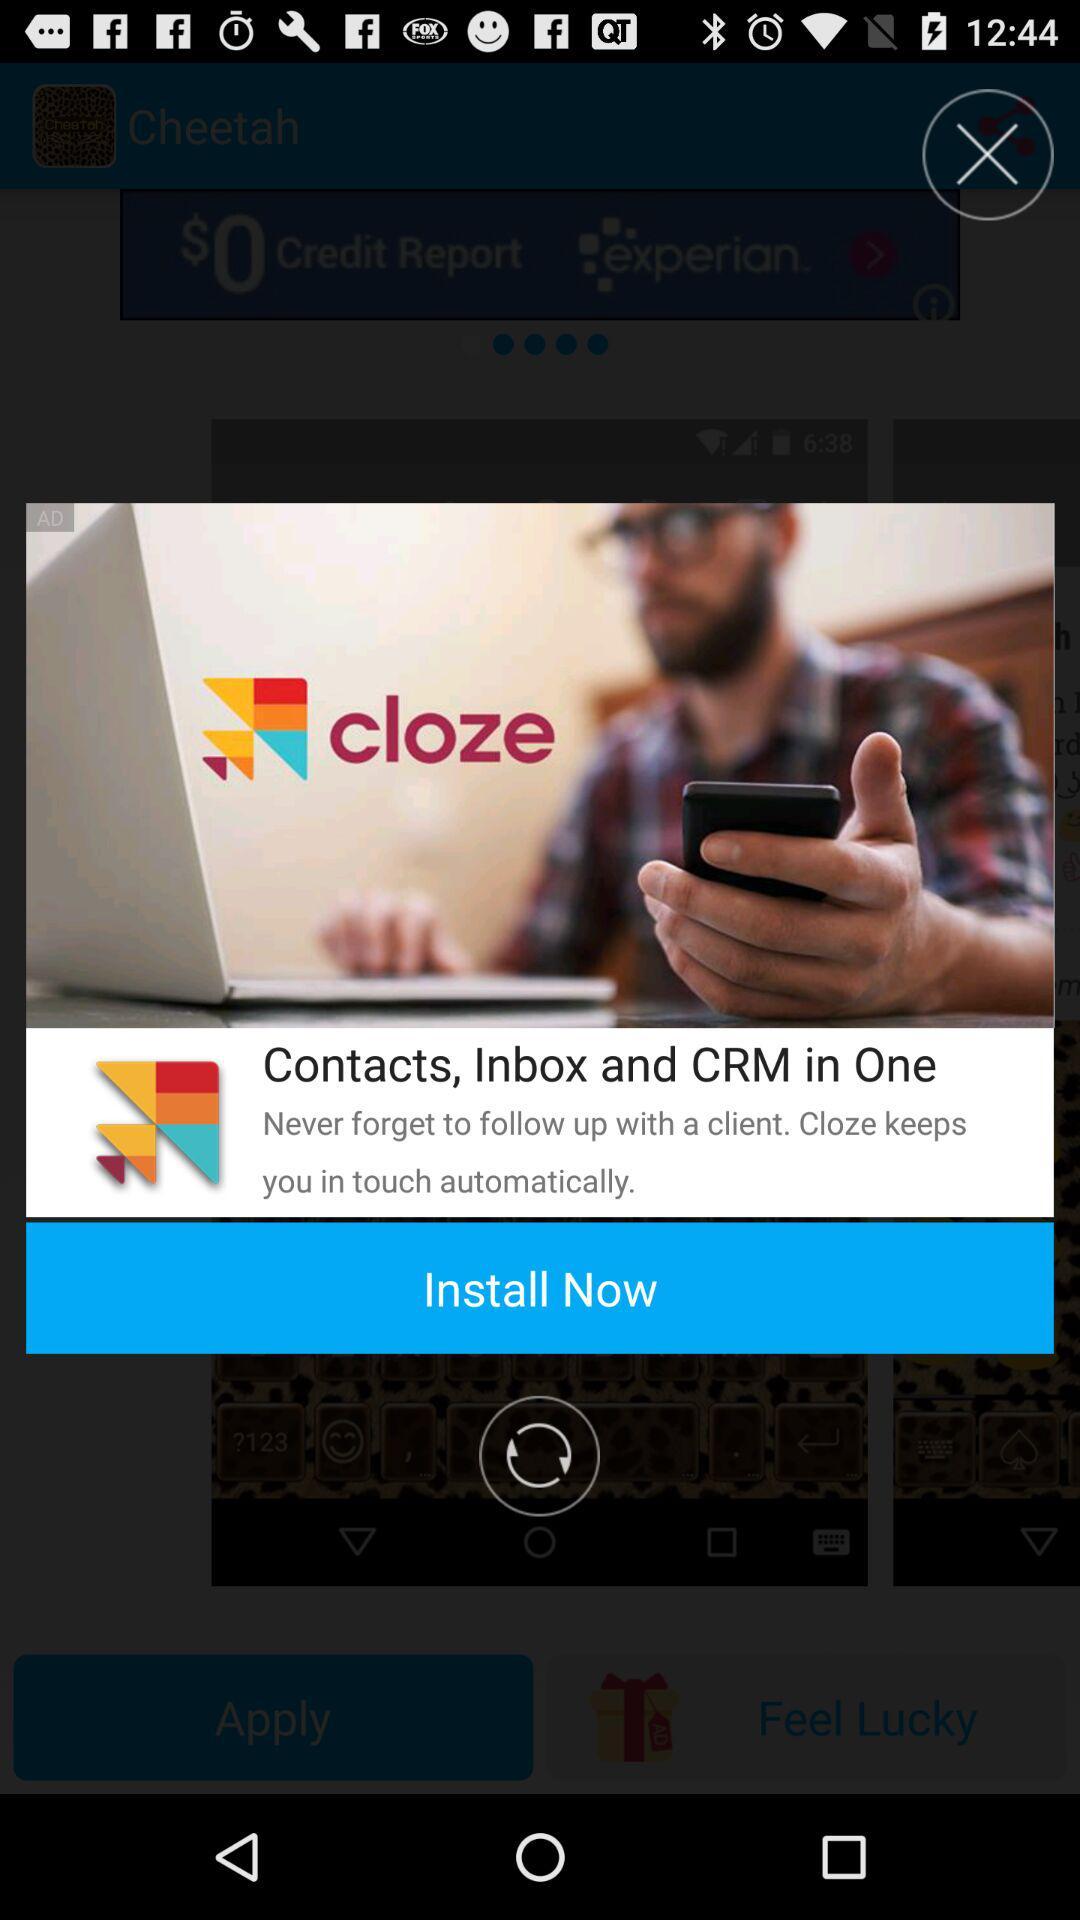 The image size is (1080, 1920). Describe the element at coordinates (540, 1288) in the screenshot. I see `install now item` at that location.